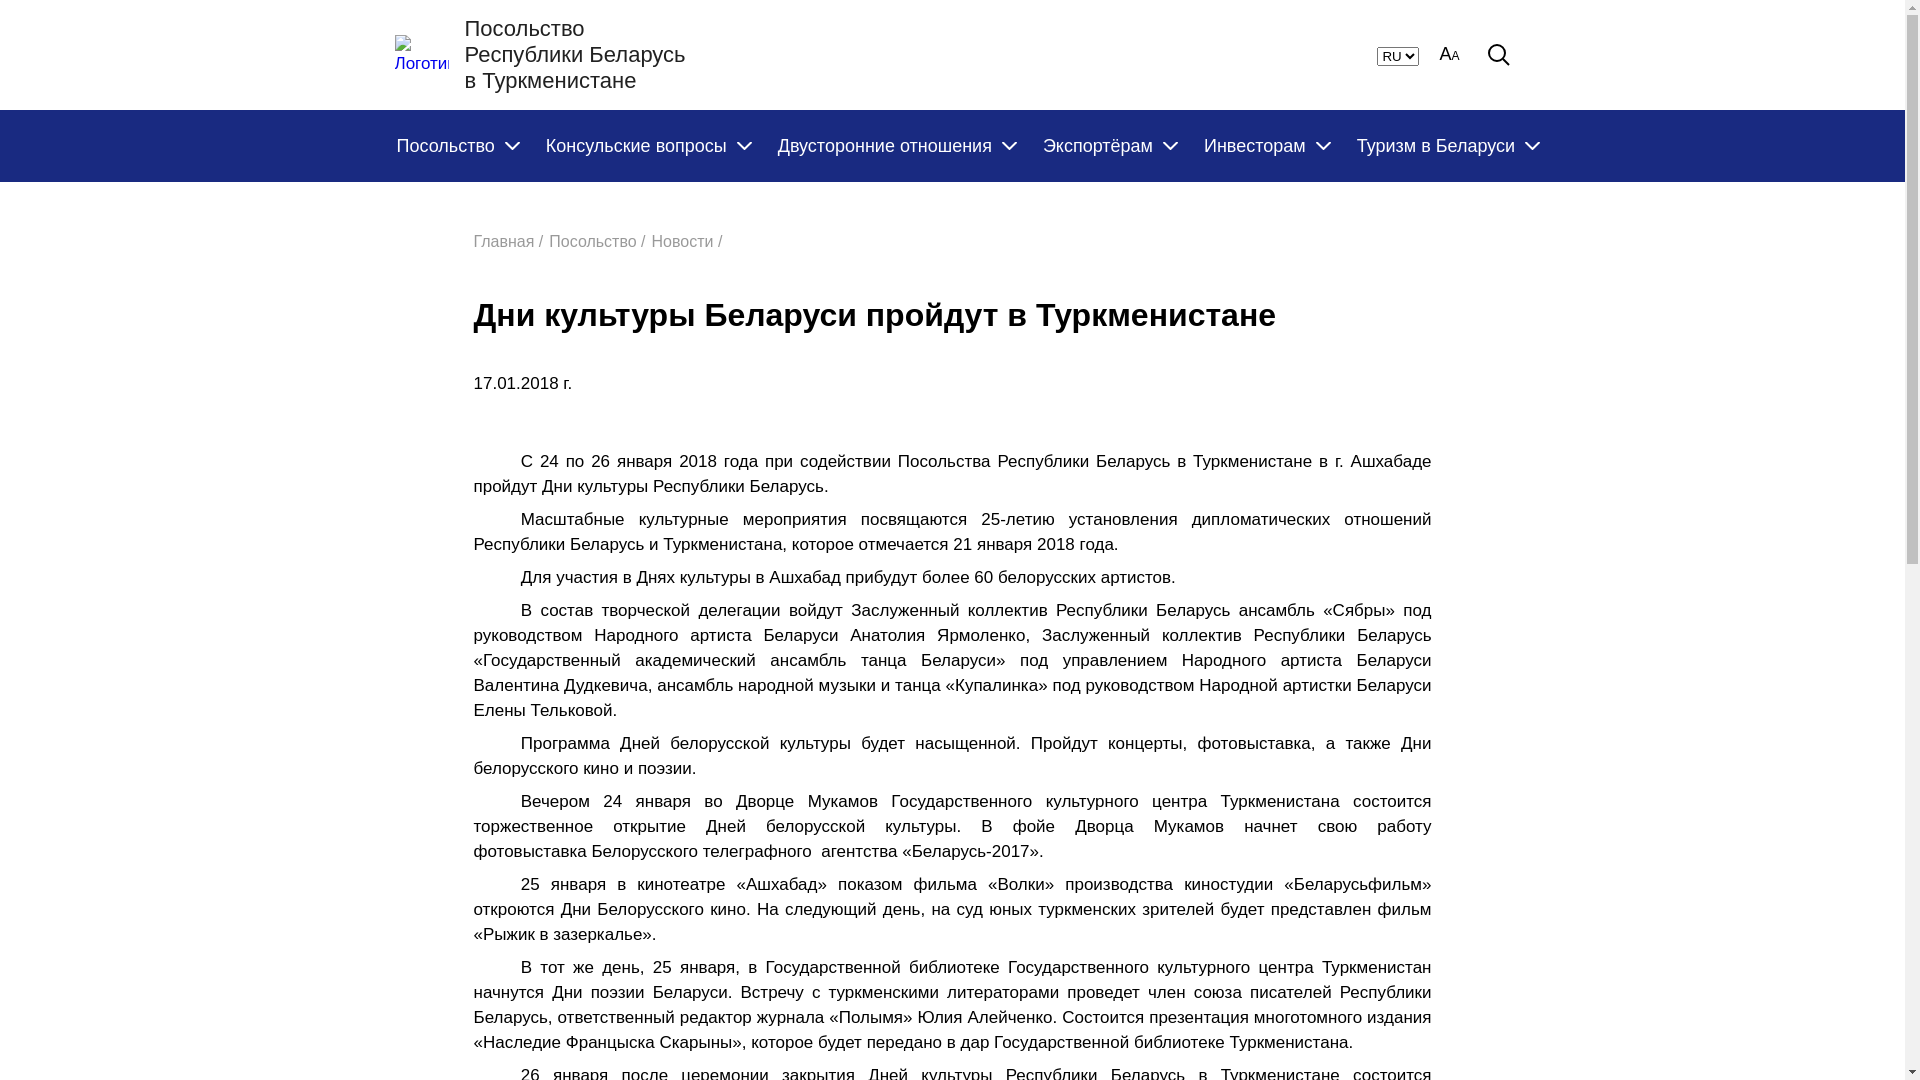  Describe the element at coordinates (1449, 53) in the screenshot. I see `'AA'` at that location.